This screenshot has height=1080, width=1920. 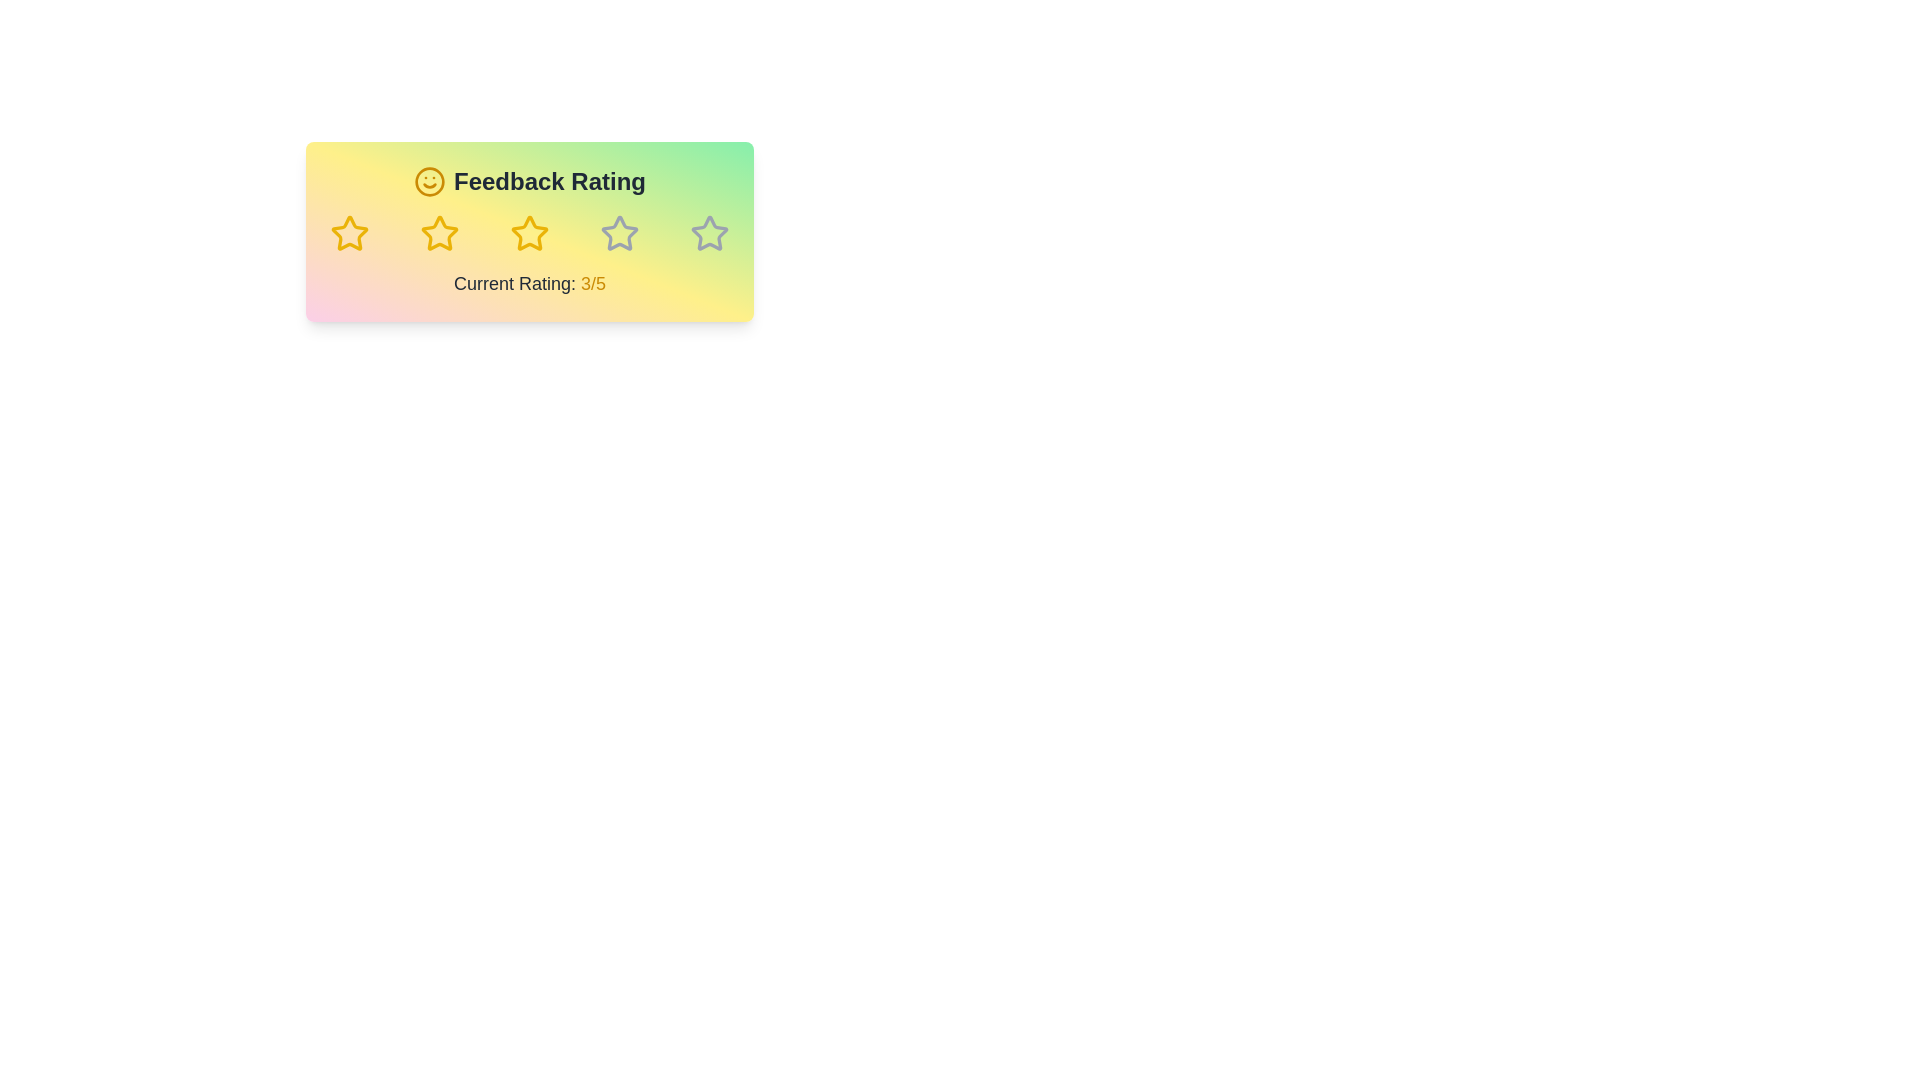 What do you see at coordinates (710, 233) in the screenshot?
I see `the feedback rating to 5 stars by clicking on the corresponding star` at bounding box center [710, 233].